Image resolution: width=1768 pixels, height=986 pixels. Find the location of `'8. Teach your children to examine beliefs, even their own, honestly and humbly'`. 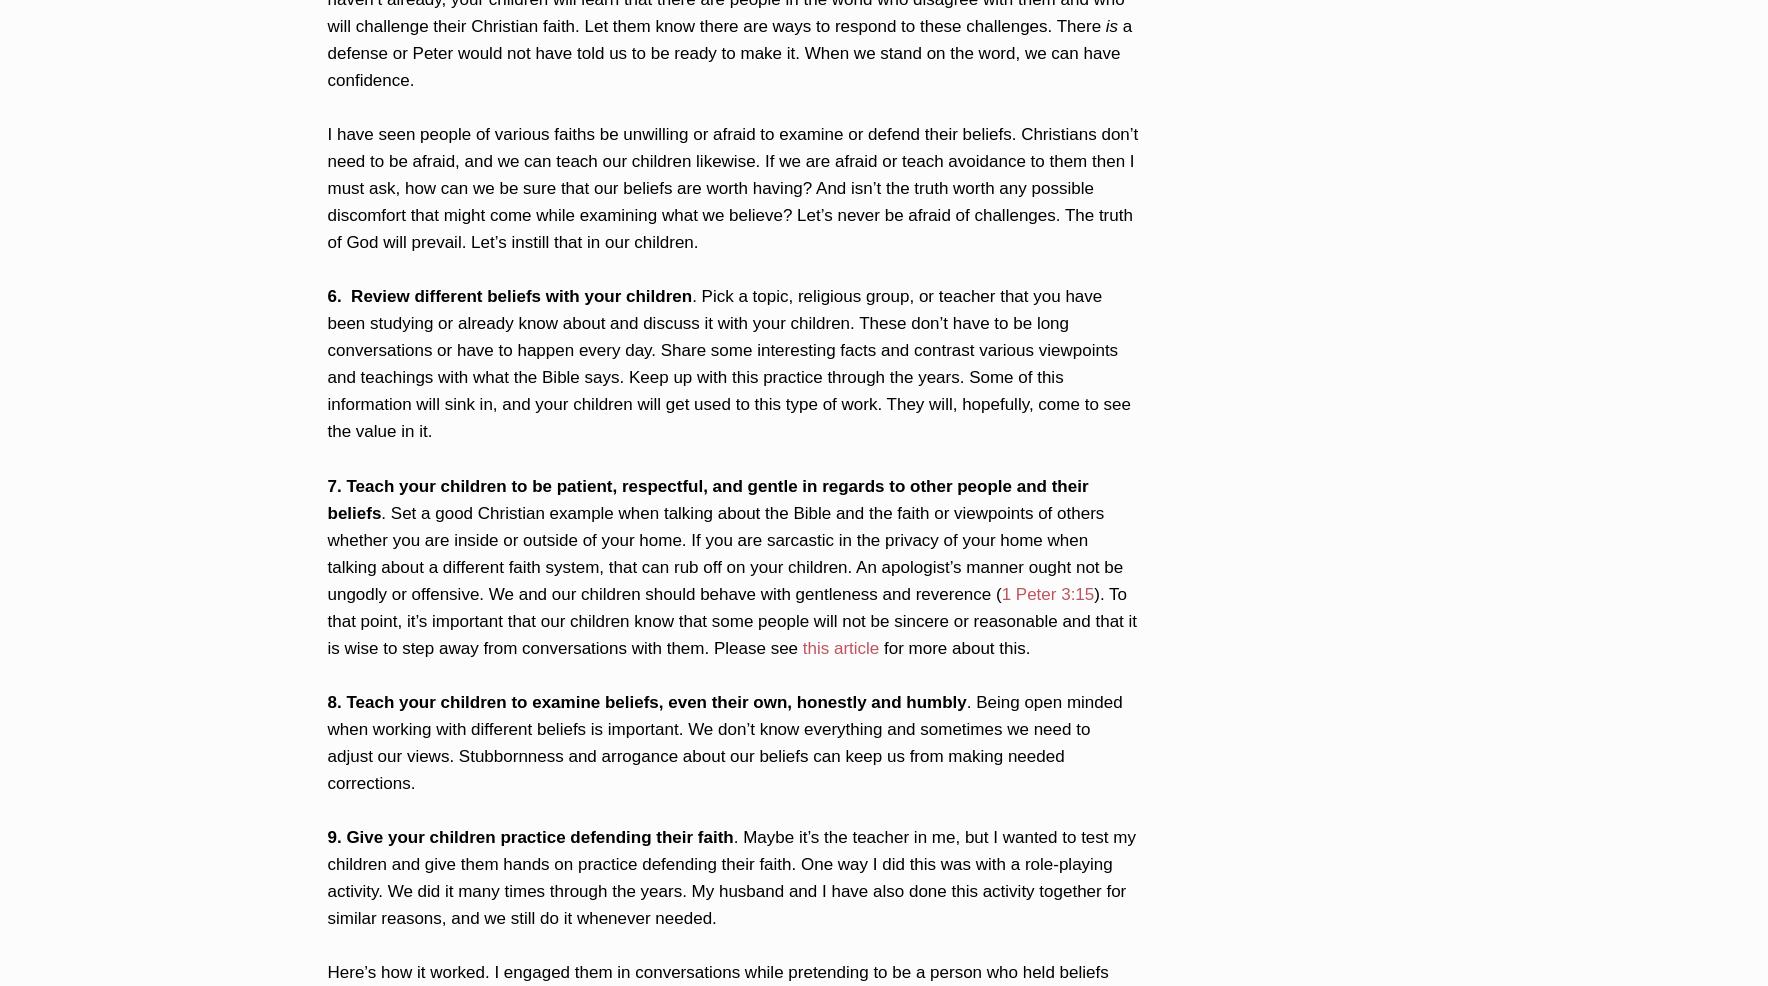

'8. Teach your children to examine beliefs, even their own, honestly and humbly' is located at coordinates (645, 700).